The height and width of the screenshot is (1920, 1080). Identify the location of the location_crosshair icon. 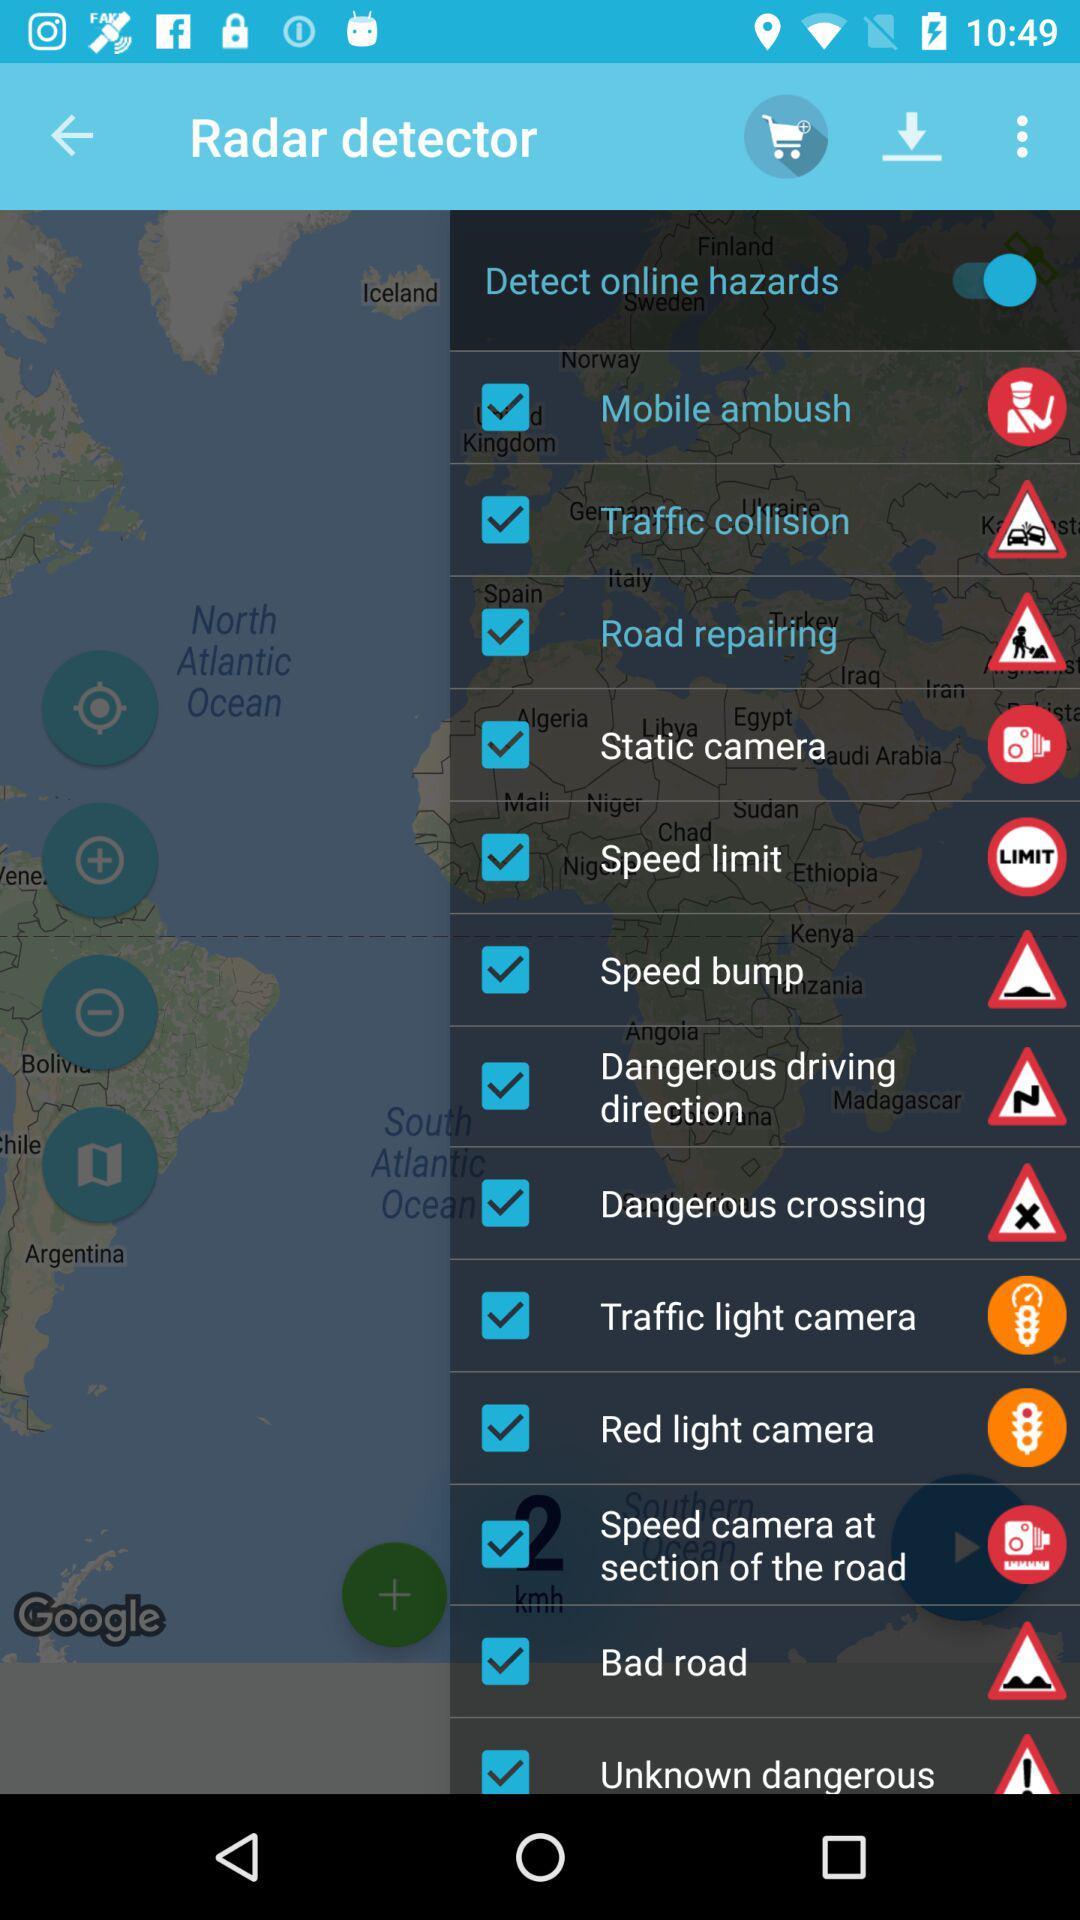
(99, 708).